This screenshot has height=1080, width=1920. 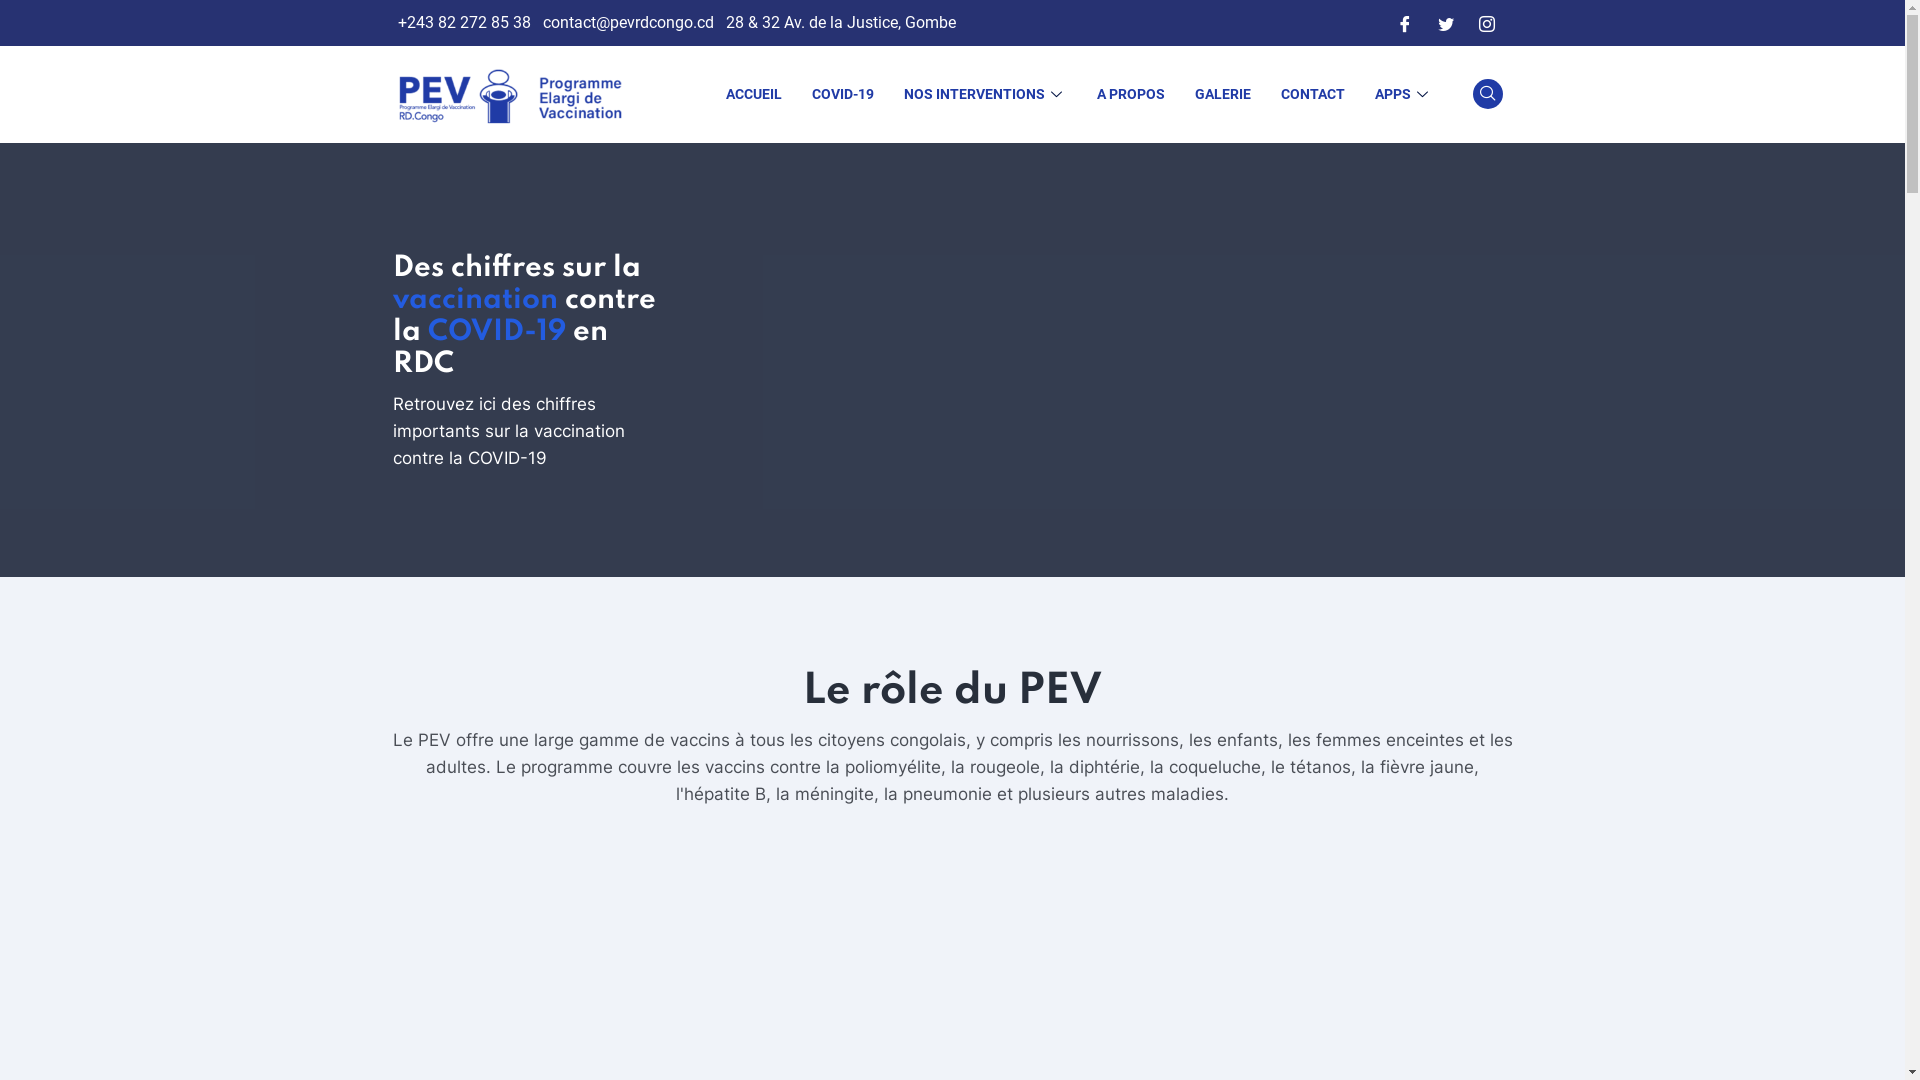 I want to click on '+243 82 272 85 38', so click(x=398, y=23).